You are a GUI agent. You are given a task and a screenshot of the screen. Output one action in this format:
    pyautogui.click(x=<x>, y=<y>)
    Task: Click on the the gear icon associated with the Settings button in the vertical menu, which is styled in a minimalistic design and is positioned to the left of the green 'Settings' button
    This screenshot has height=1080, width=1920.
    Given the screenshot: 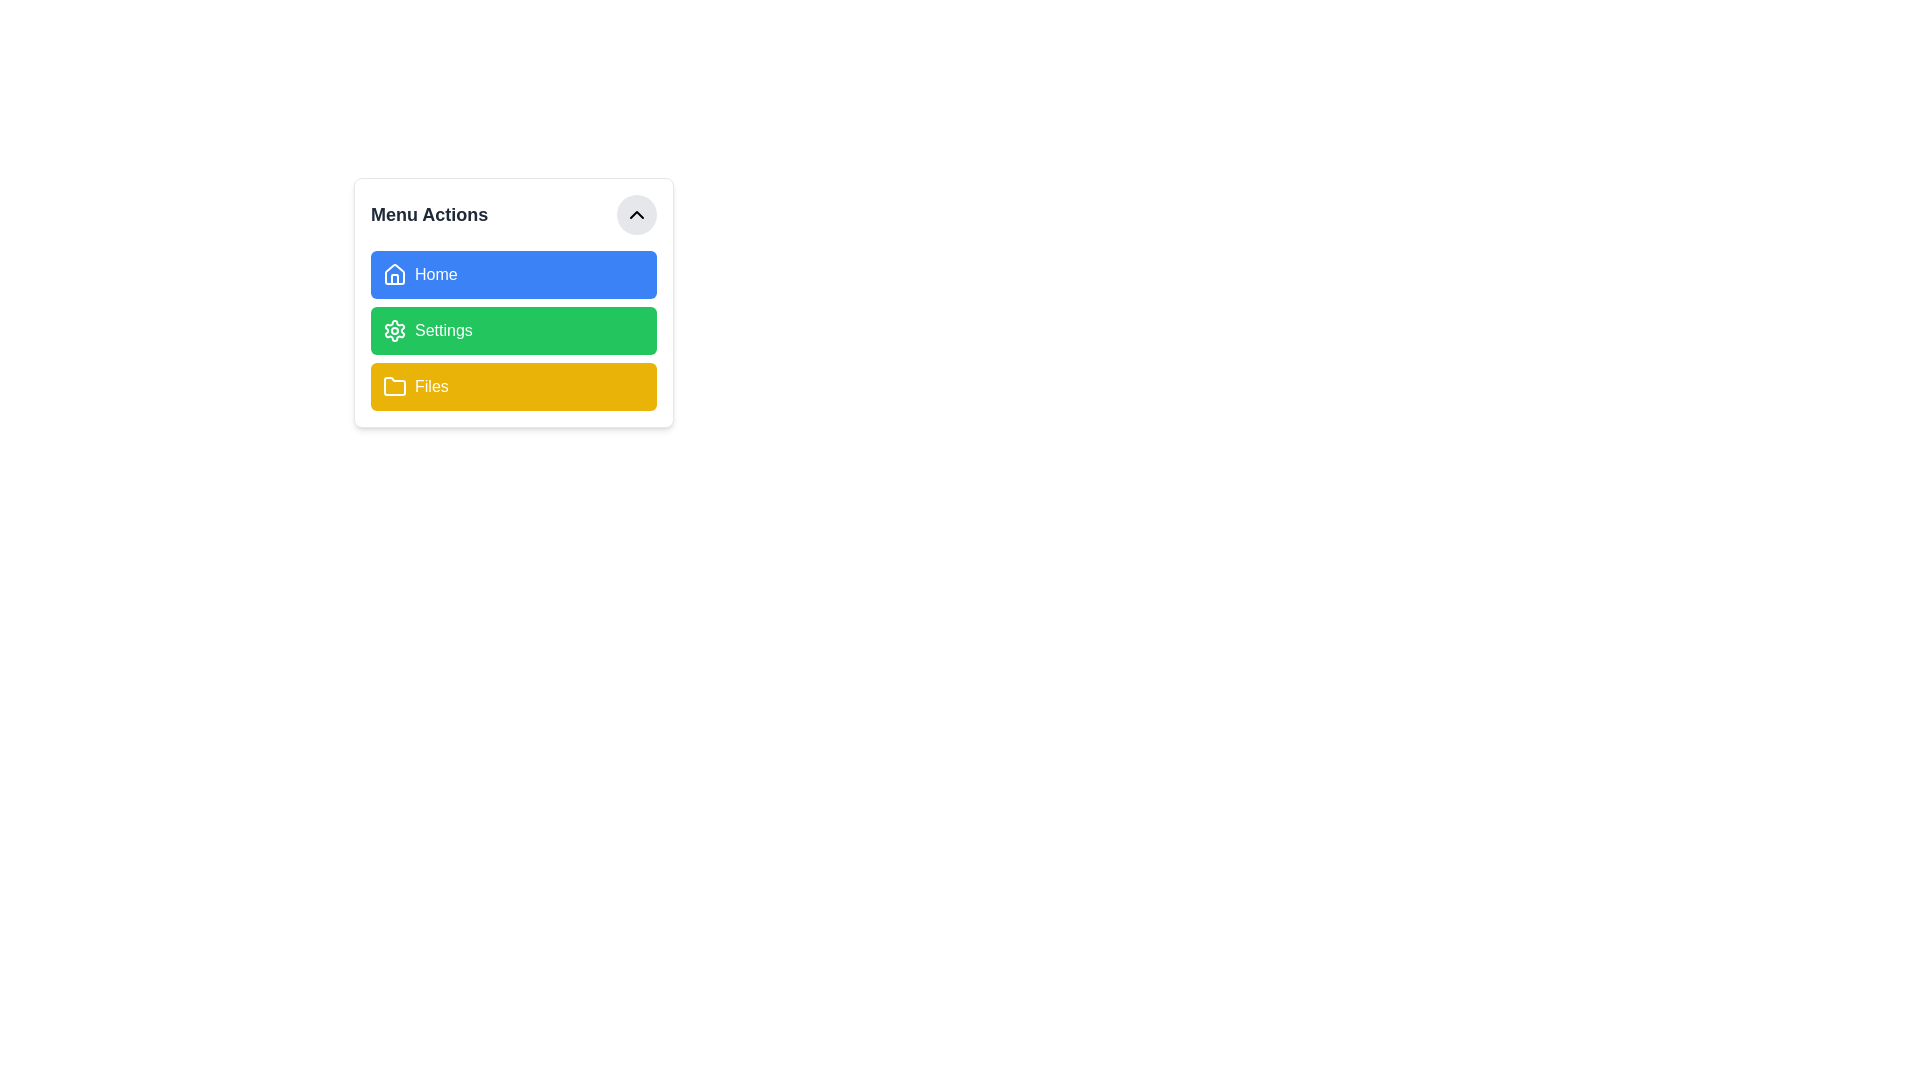 What is the action you would take?
    pyautogui.click(x=394, y=330)
    